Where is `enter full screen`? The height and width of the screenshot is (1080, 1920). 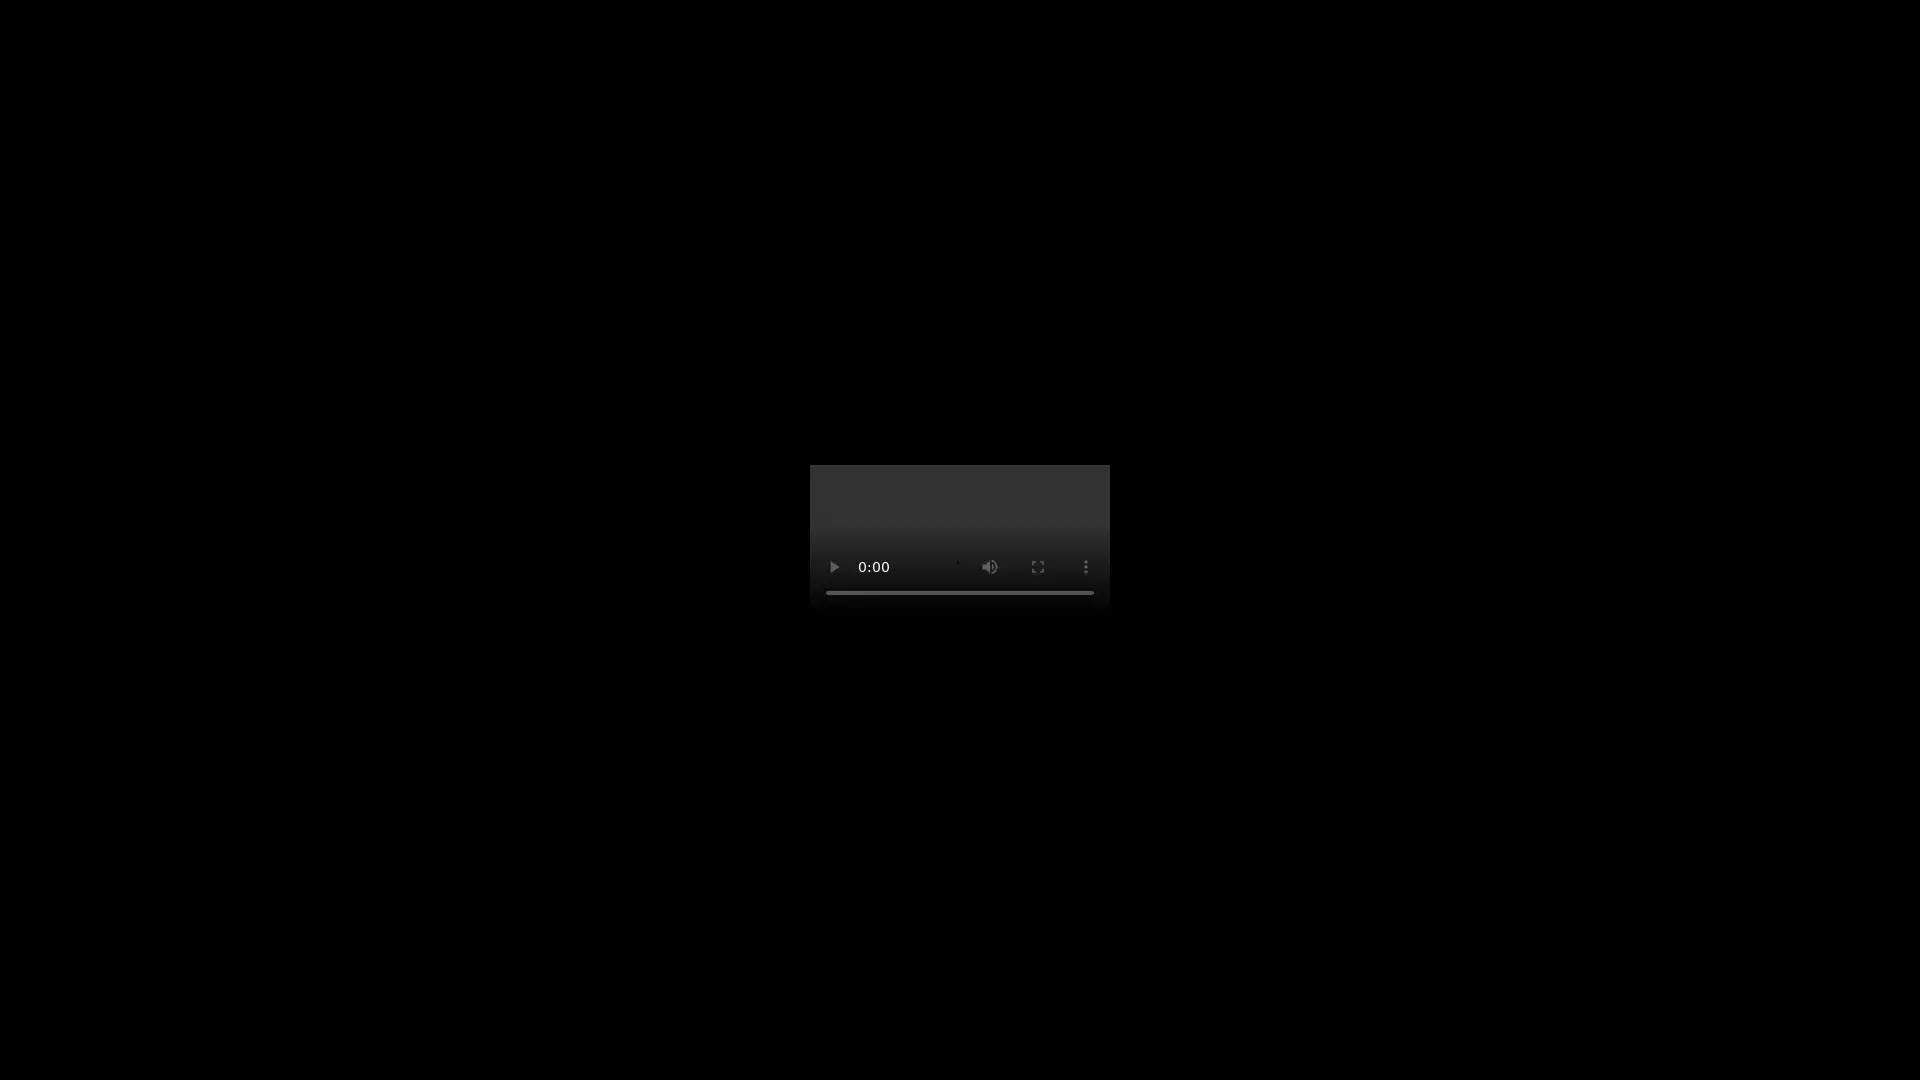 enter full screen is located at coordinates (1037, 567).